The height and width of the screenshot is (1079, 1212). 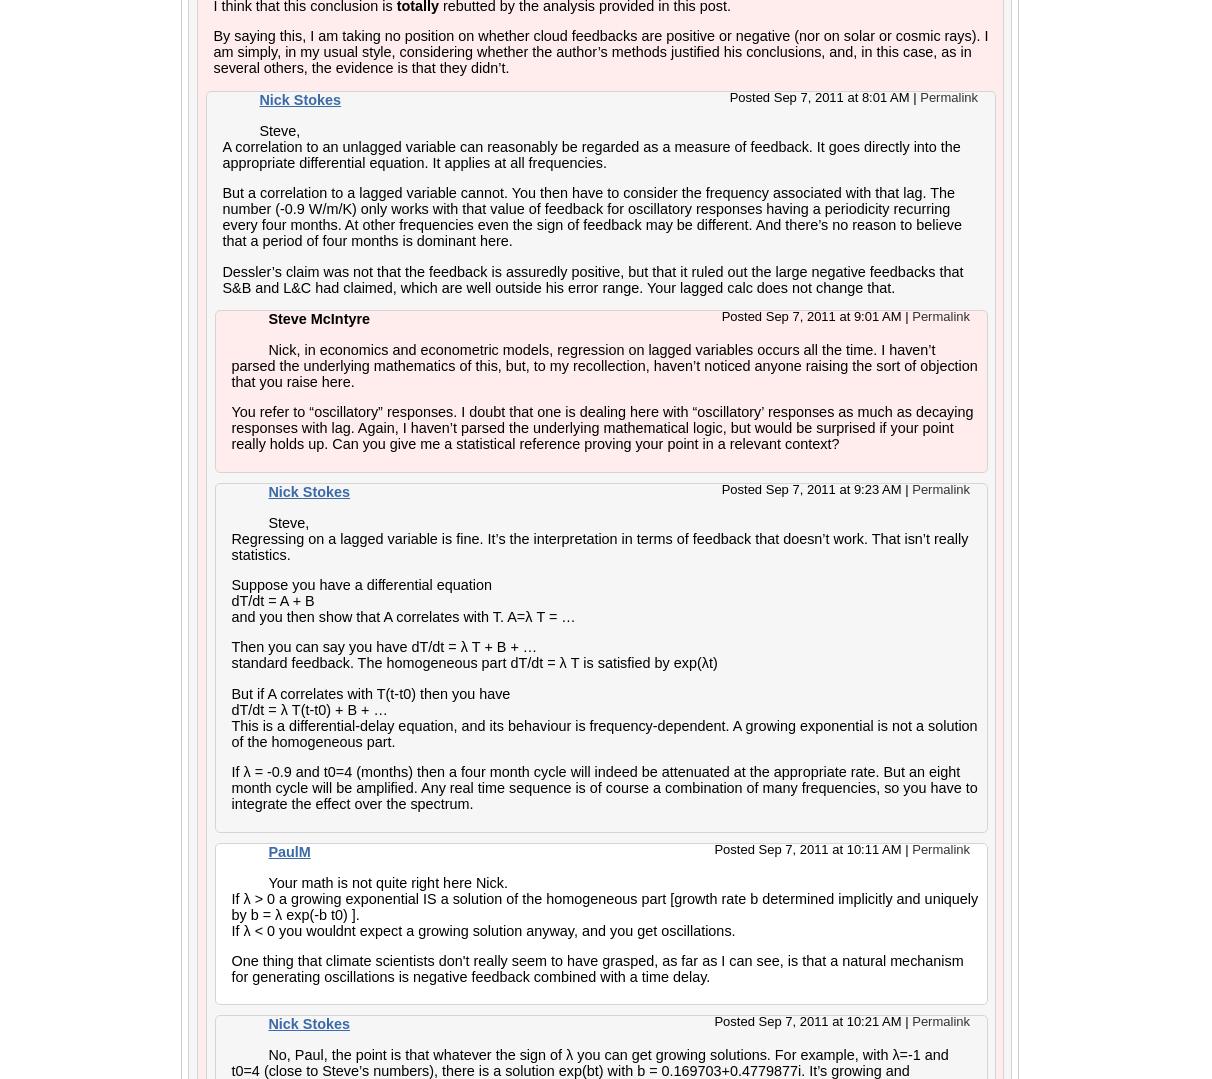 I want to click on 'This is a differential-delay equation, and its behaviour is frequency-dependent. A growing exponential is not a solution of the homogeneous part.', so click(x=603, y=731).